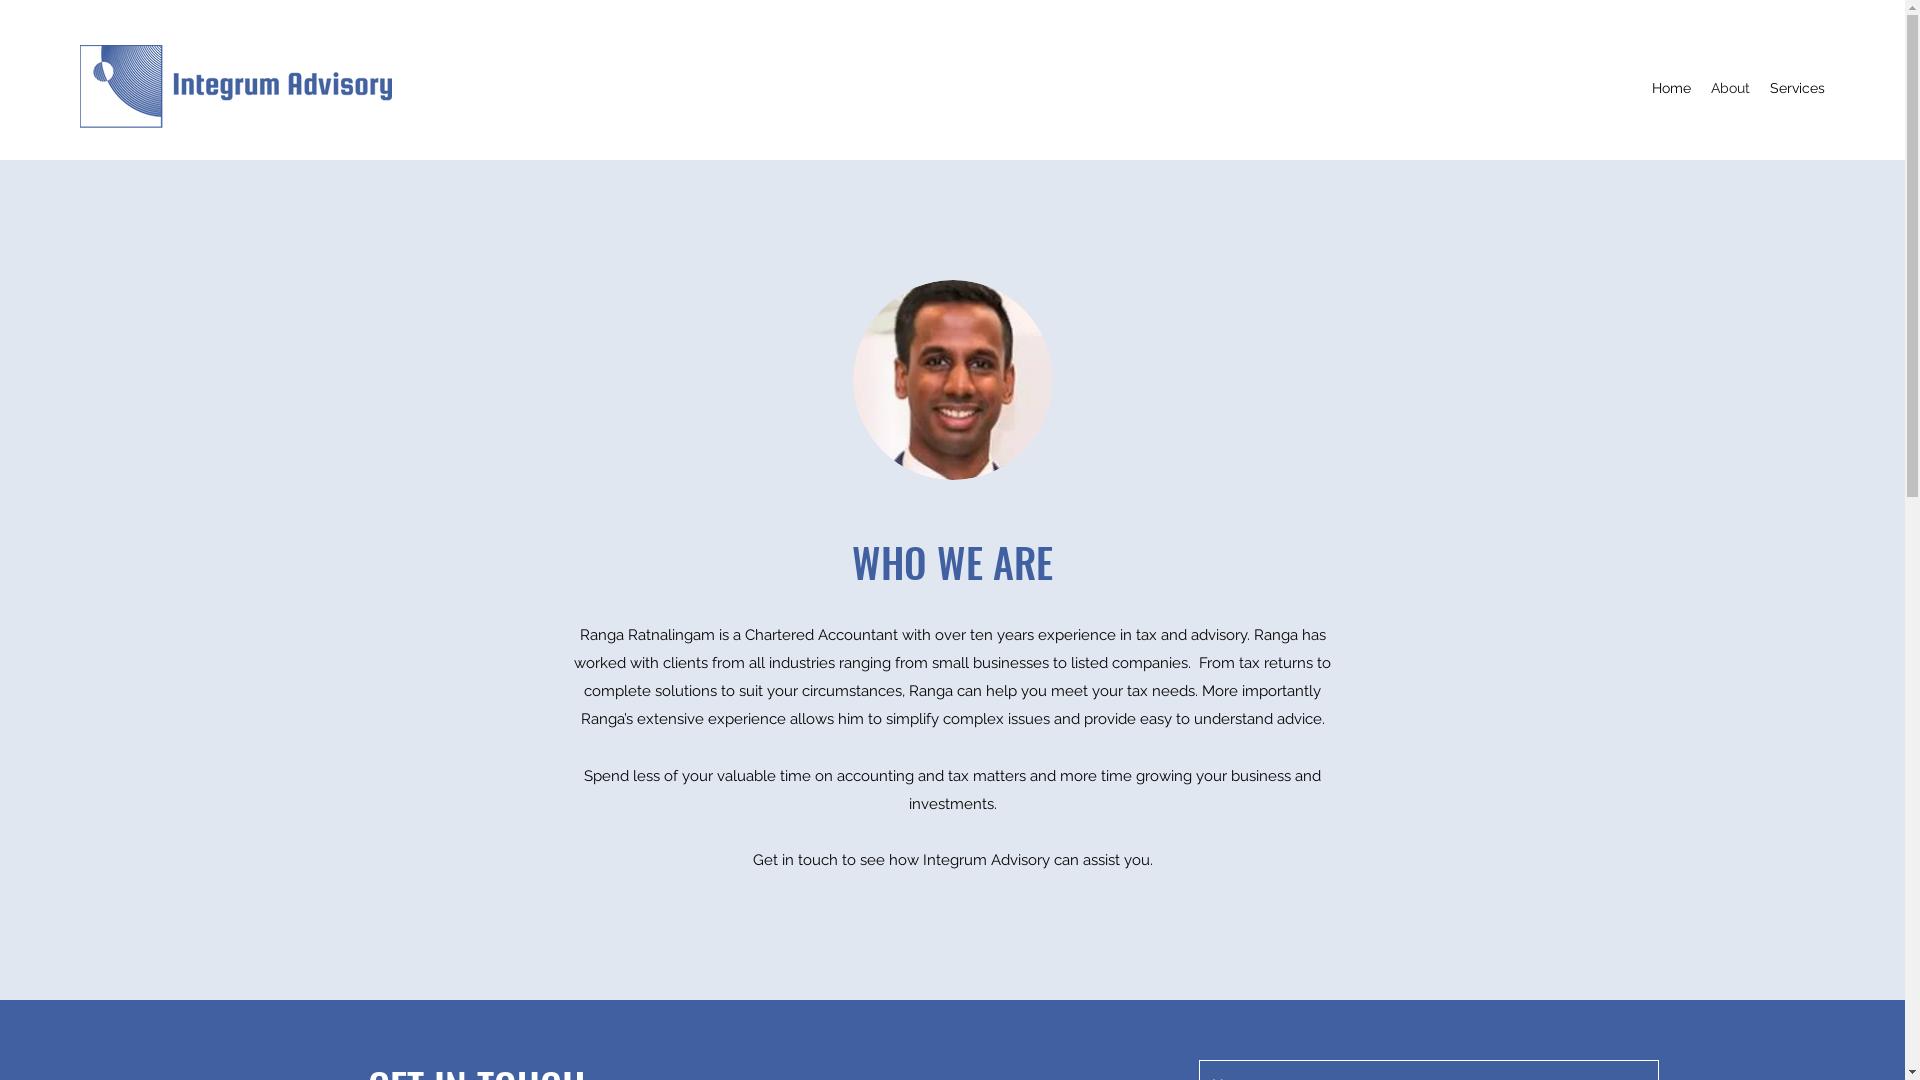 The width and height of the screenshot is (1920, 1080). Describe the element at coordinates (1729, 87) in the screenshot. I see `'About'` at that location.